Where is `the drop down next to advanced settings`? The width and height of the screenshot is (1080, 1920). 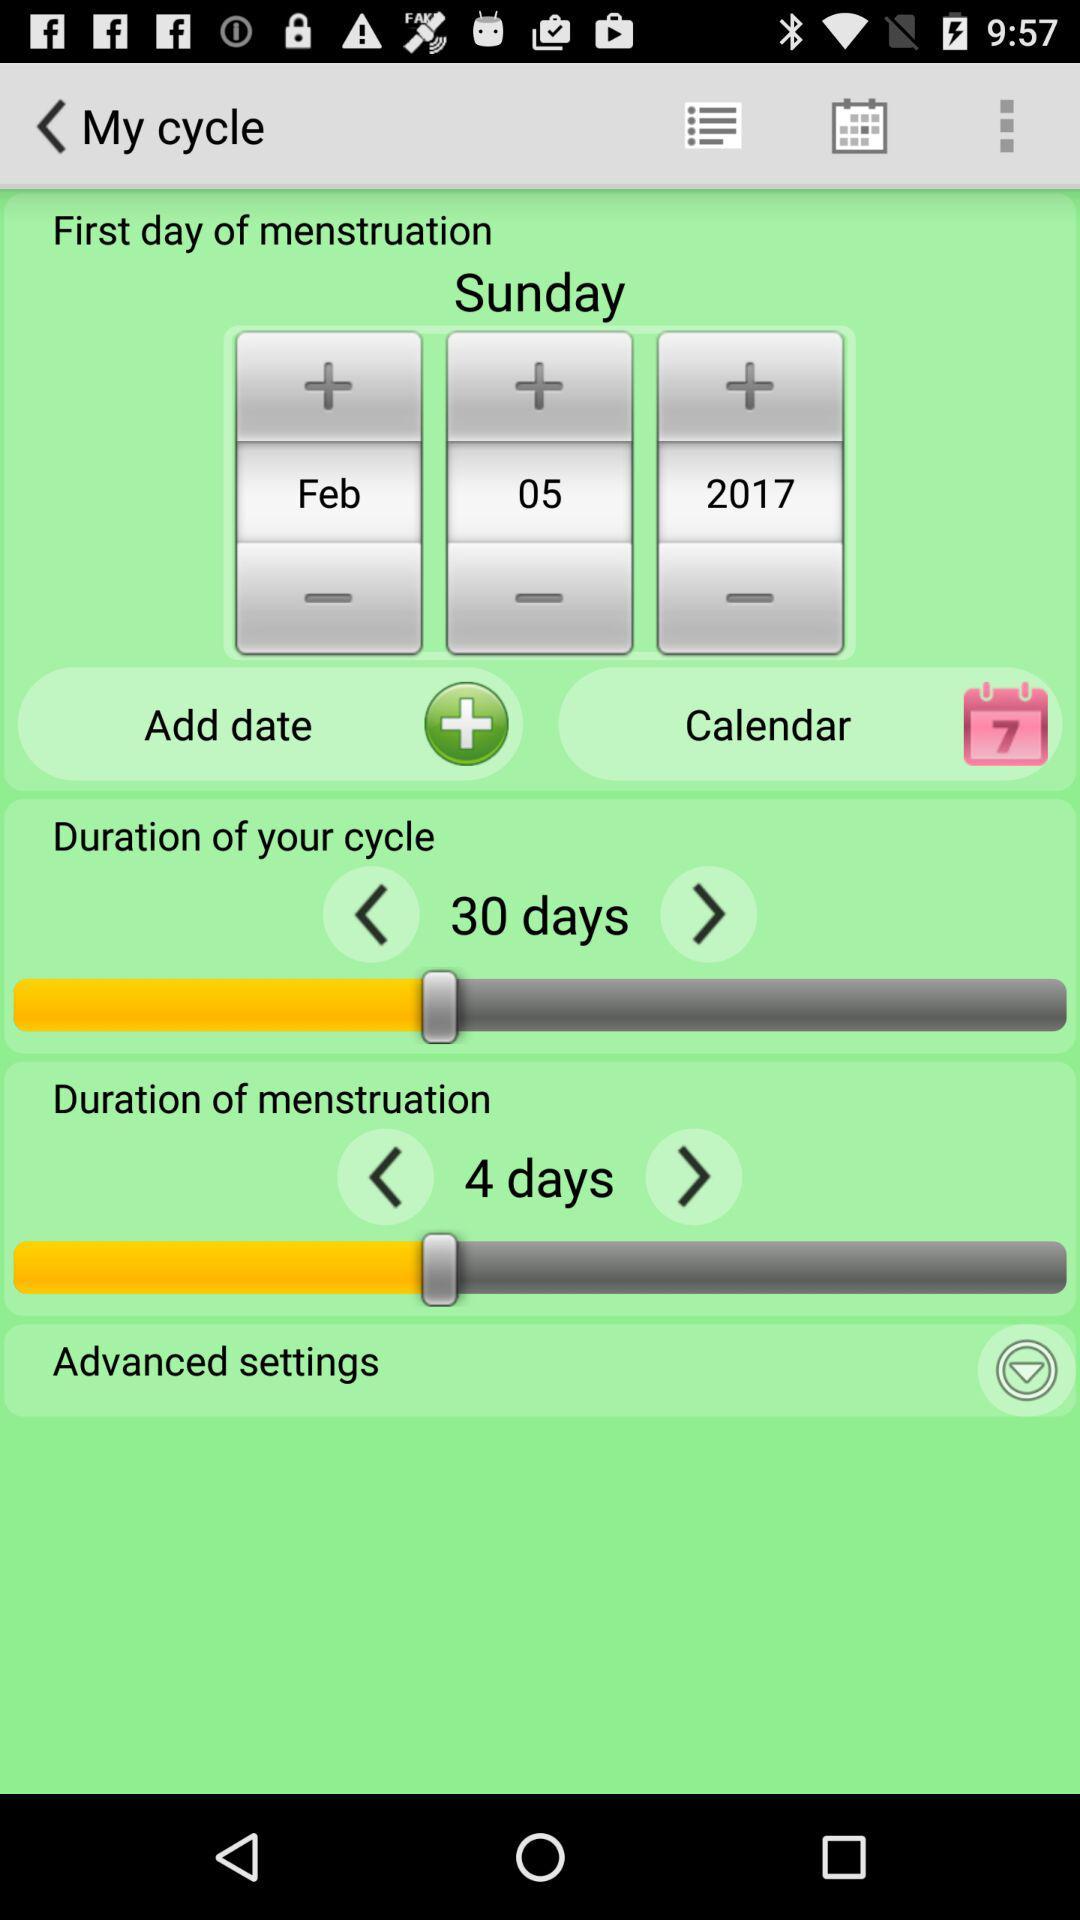
the drop down next to advanced settings is located at coordinates (1026, 1369).